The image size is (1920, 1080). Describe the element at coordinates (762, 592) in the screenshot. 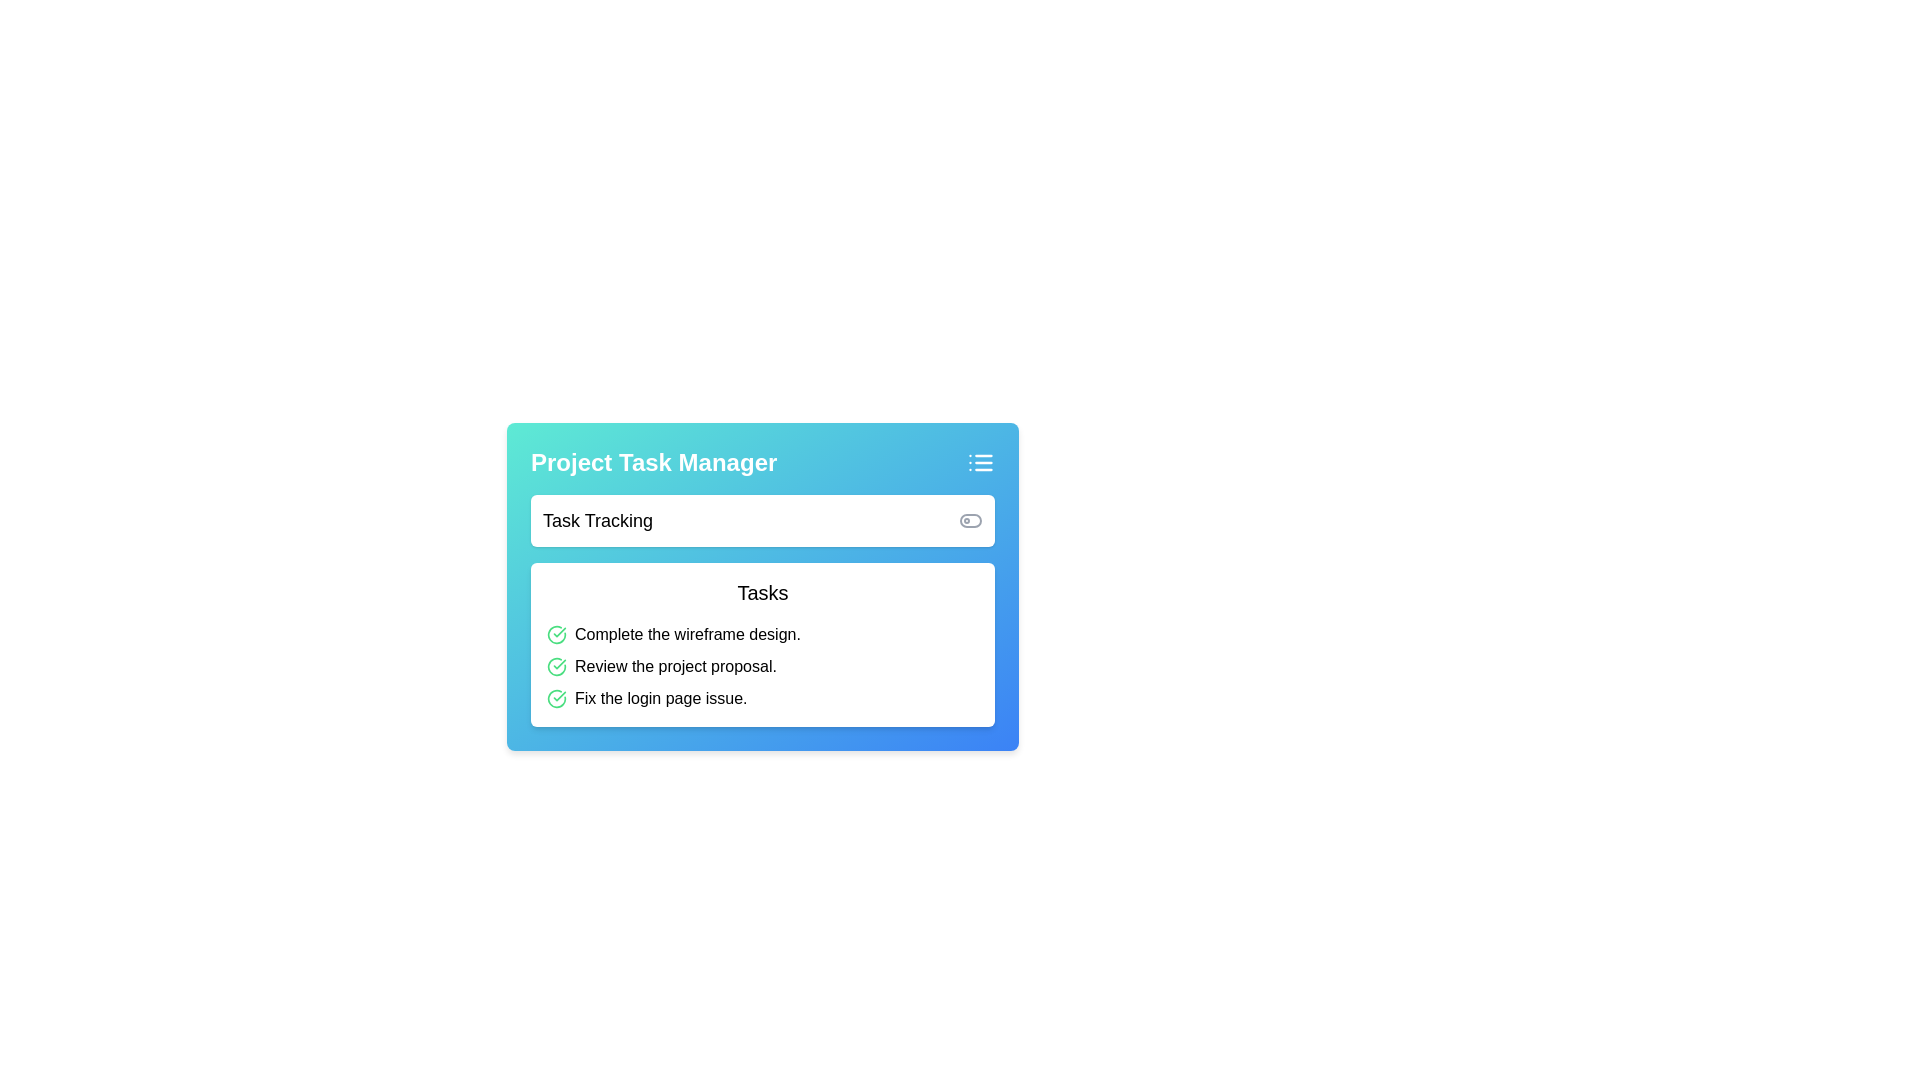

I see `the bold, large-sized text label reading 'Tasks', which serves as a section header above the task list items` at that location.